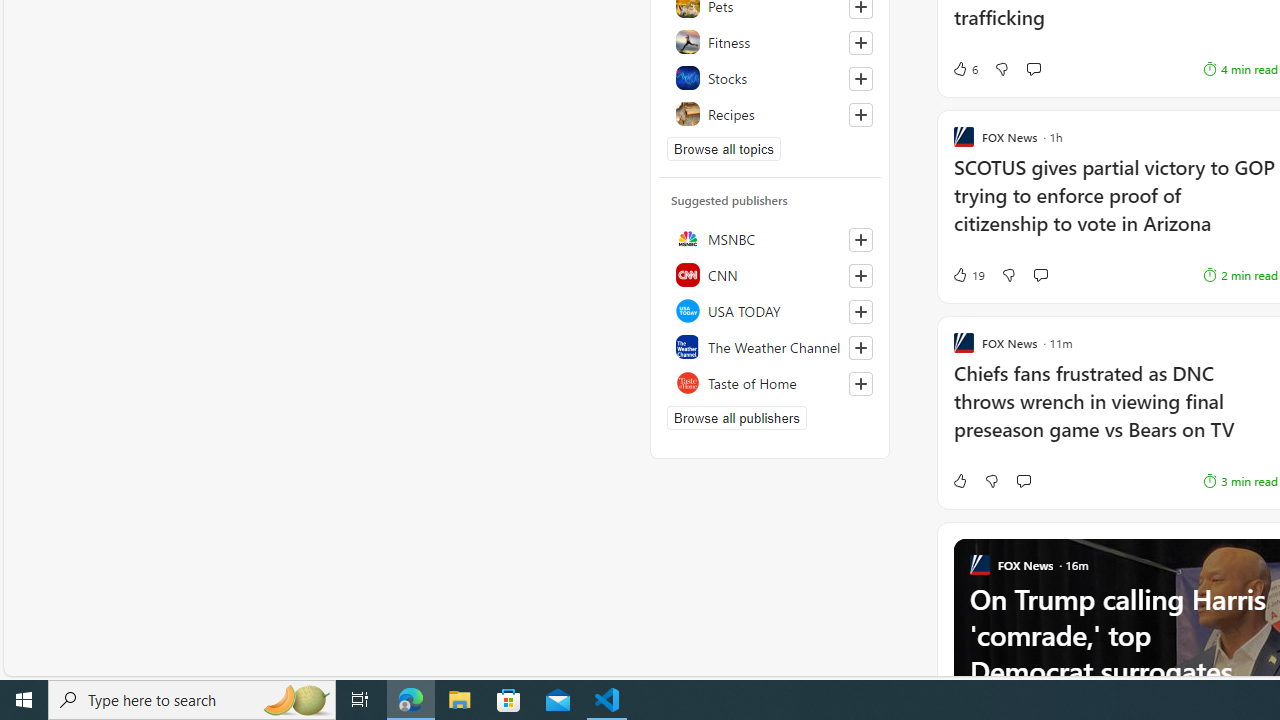 The image size is (1280, 720). What do you see at coordinates (769, 114) in the screenshot?
I see `'Recipes'` at bounding box center [769, 114].